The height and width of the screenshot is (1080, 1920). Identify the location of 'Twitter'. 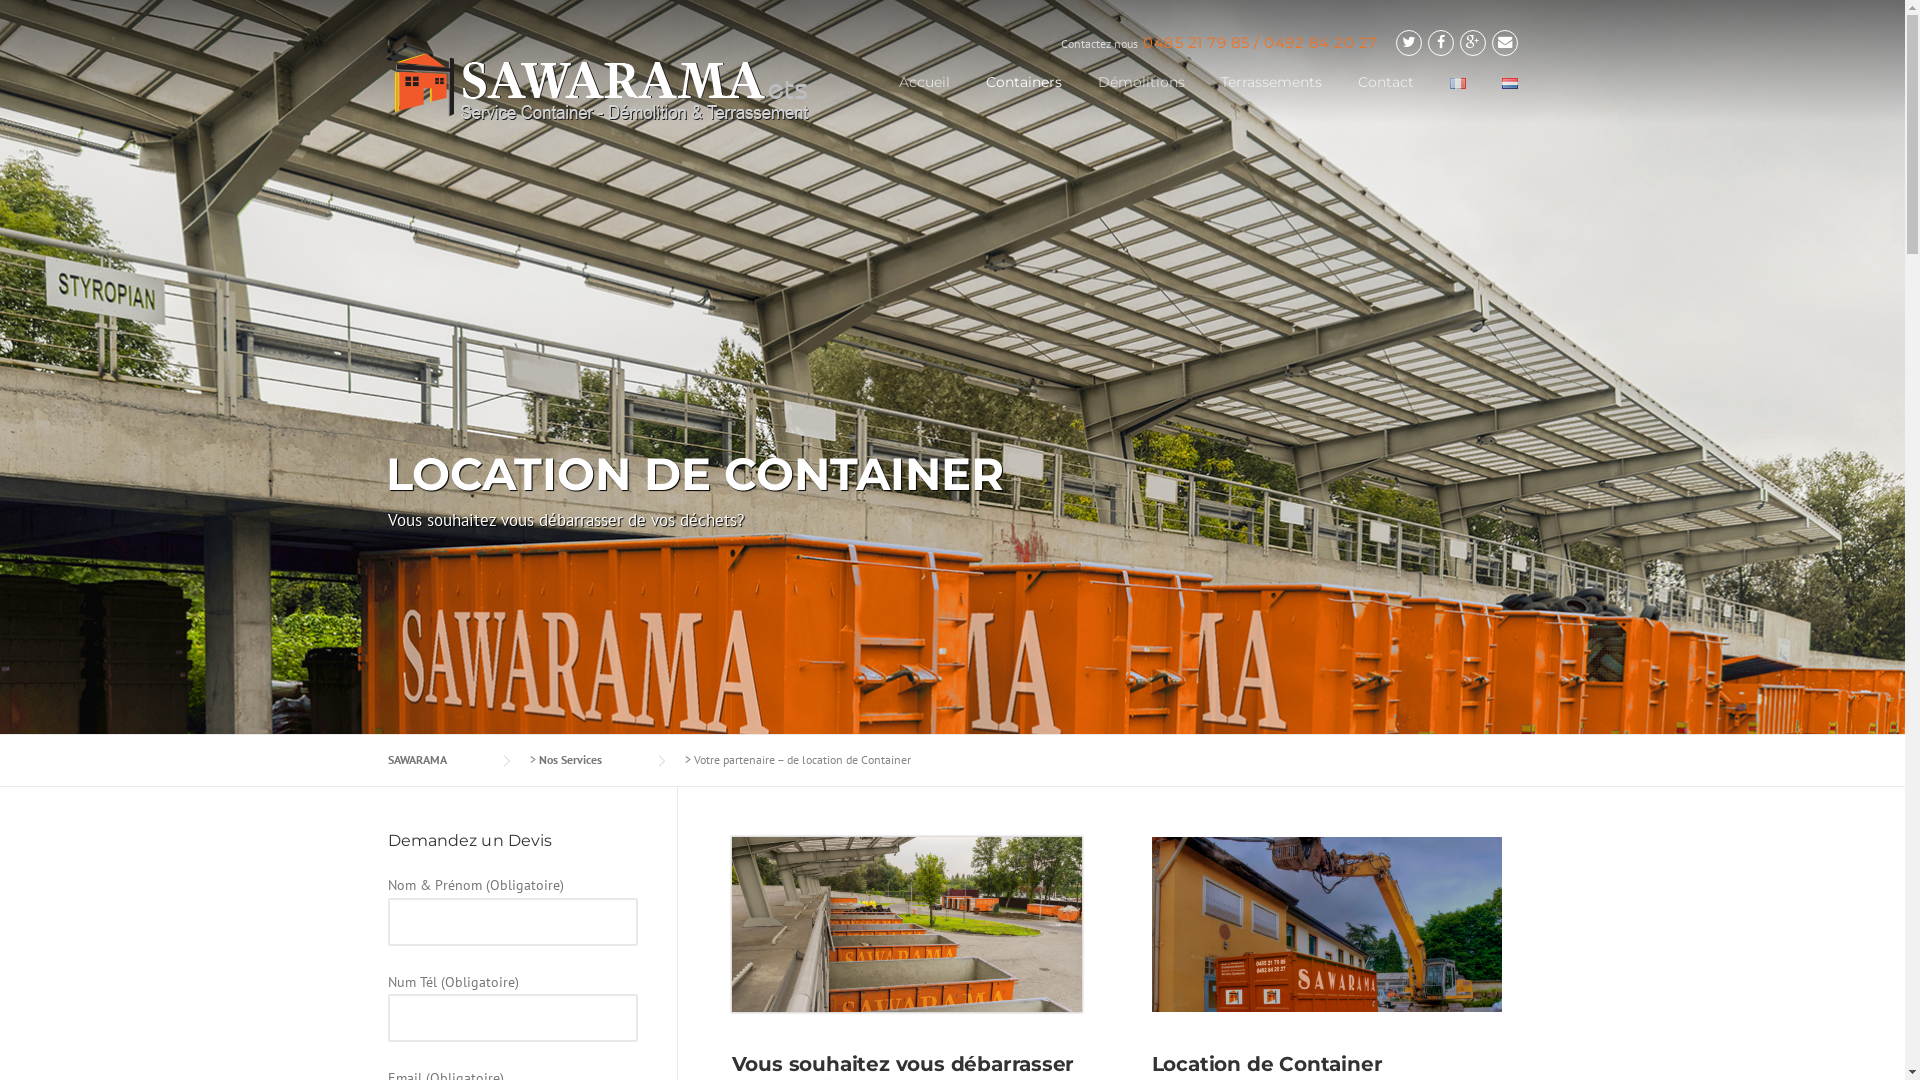
(1408, 42).